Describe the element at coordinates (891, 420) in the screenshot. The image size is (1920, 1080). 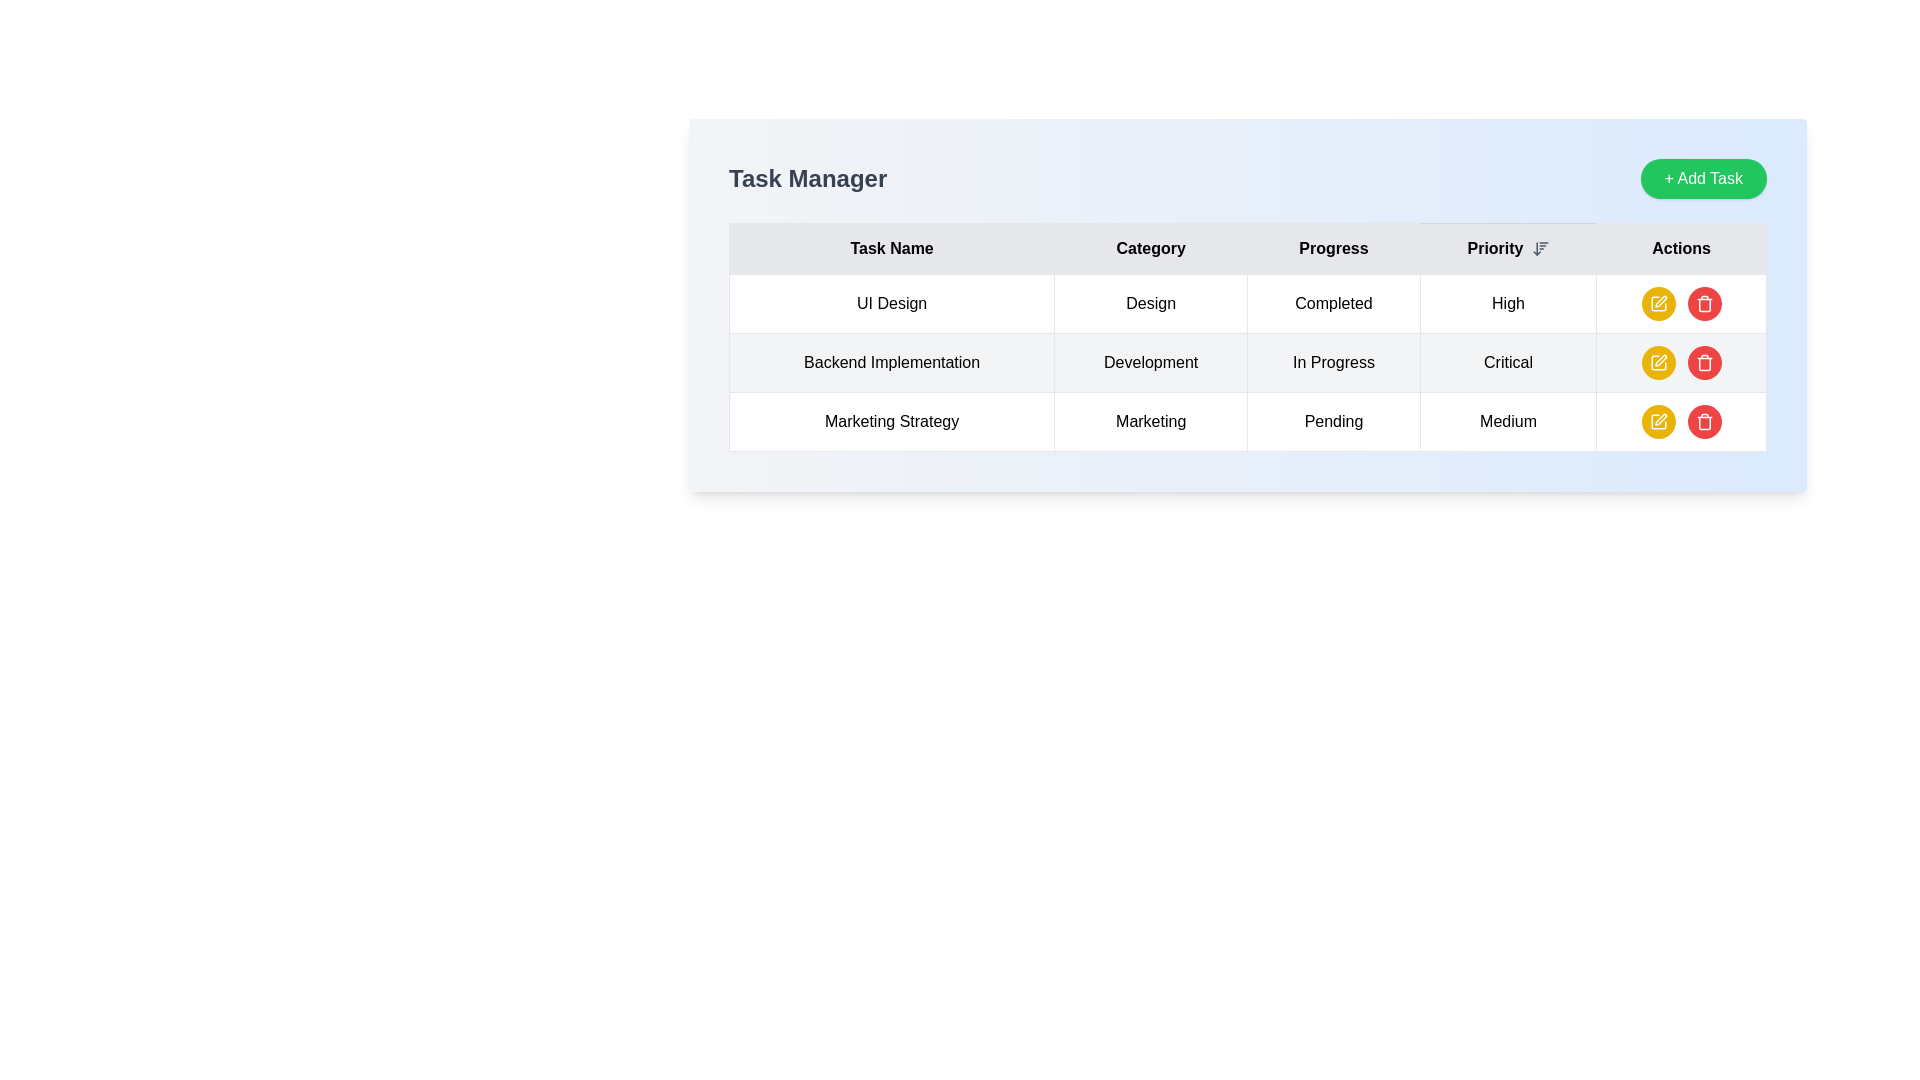
I see `text content of the first cell in the last row of the 'Task Manager' table, which serves as a descriptive label or title for a task` at that location.